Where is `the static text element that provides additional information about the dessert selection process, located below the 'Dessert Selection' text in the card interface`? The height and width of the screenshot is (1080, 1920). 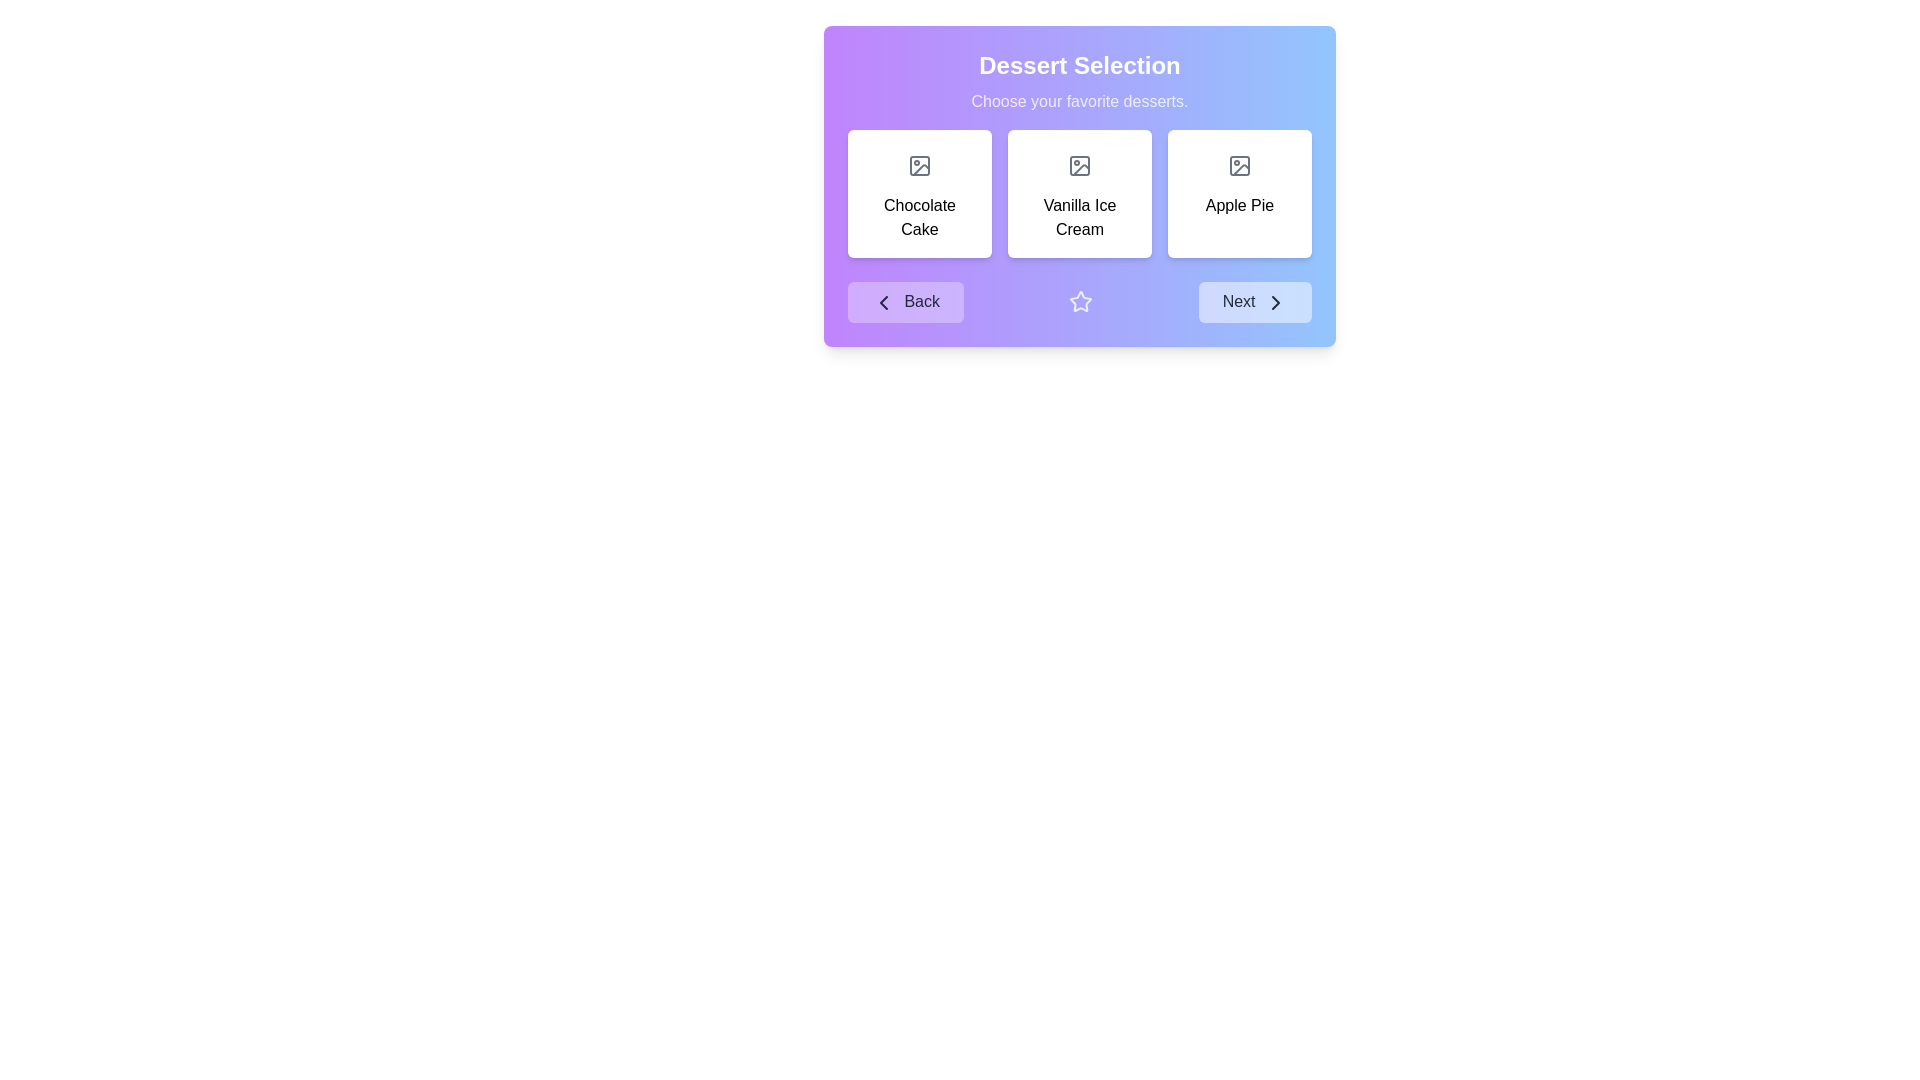 the static text element that provides additional information about the dessert selection process, located below the 'Dessert Selection' text in the card interface is located at coordinates (1079, 101).